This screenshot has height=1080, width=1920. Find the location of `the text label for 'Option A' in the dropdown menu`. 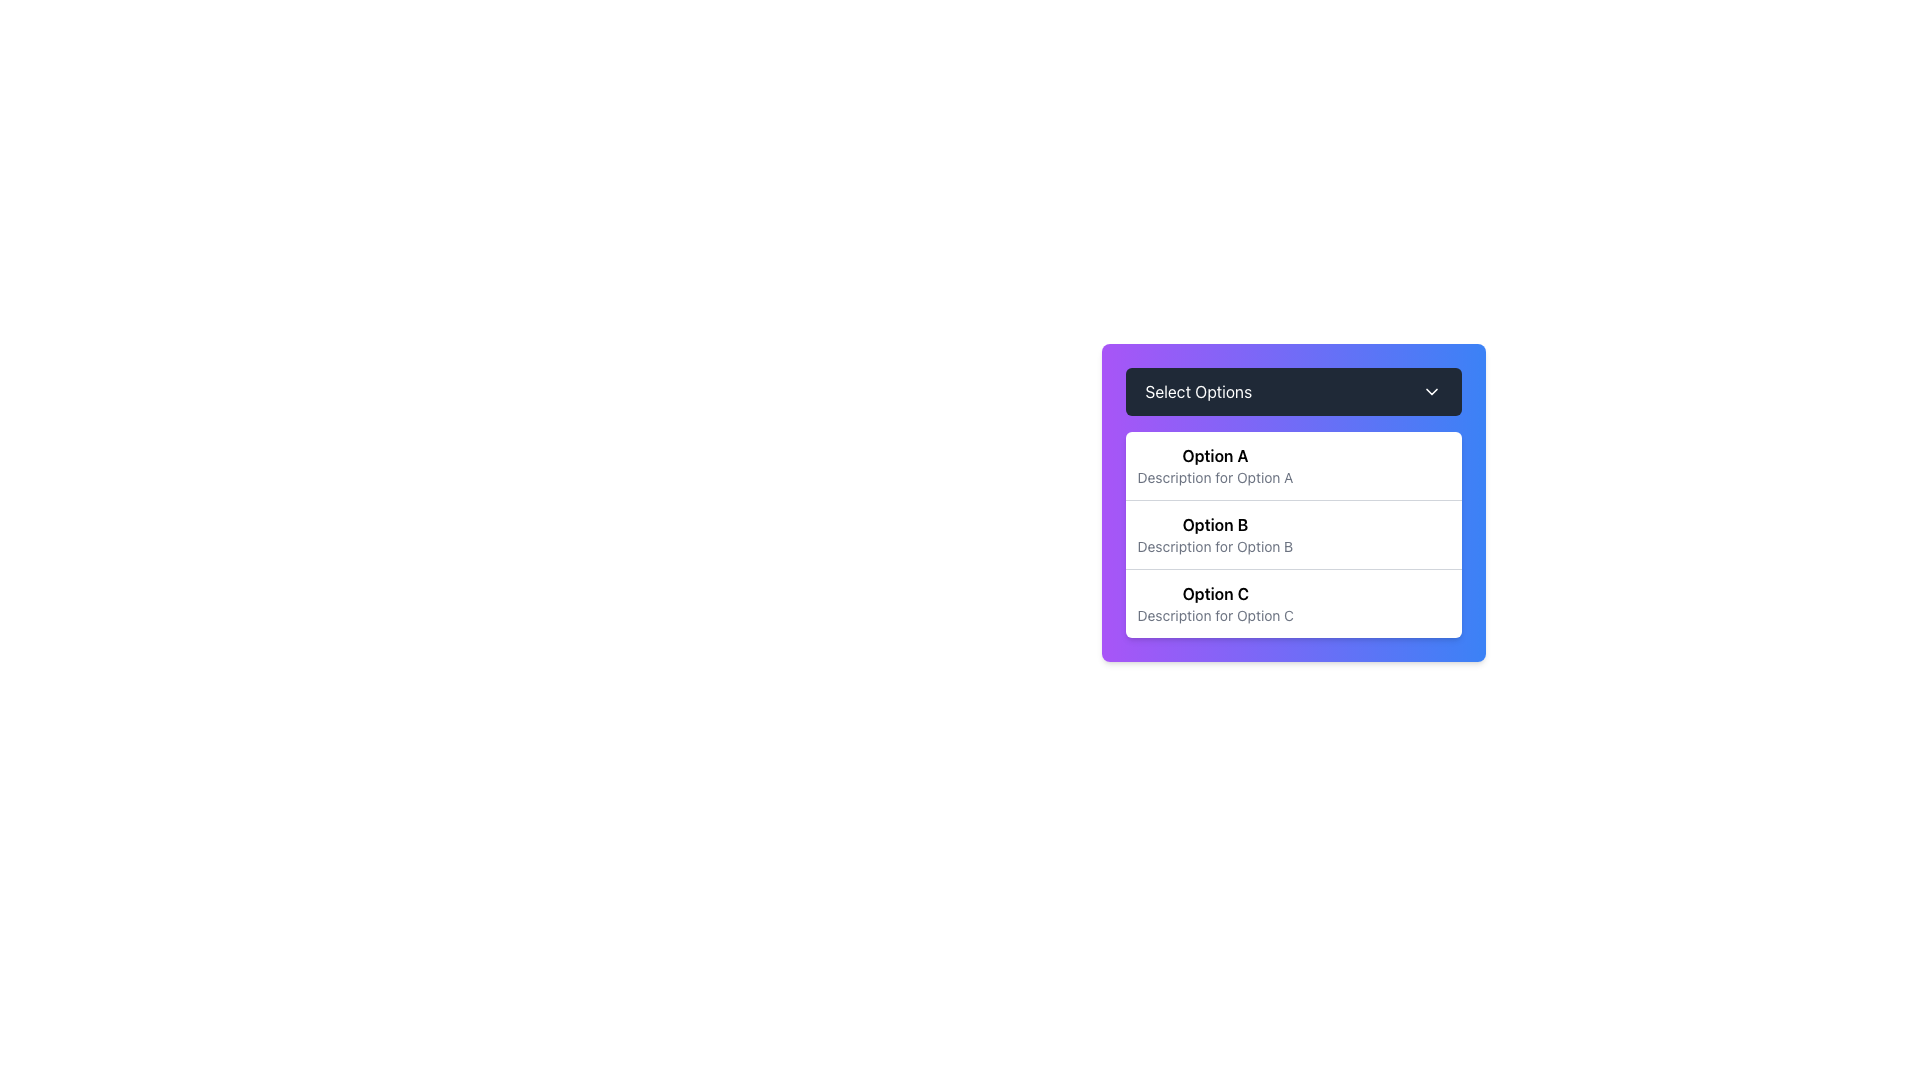

the text label for 'Option A' in the dropdown menu is located at coordinates (1214, 455).